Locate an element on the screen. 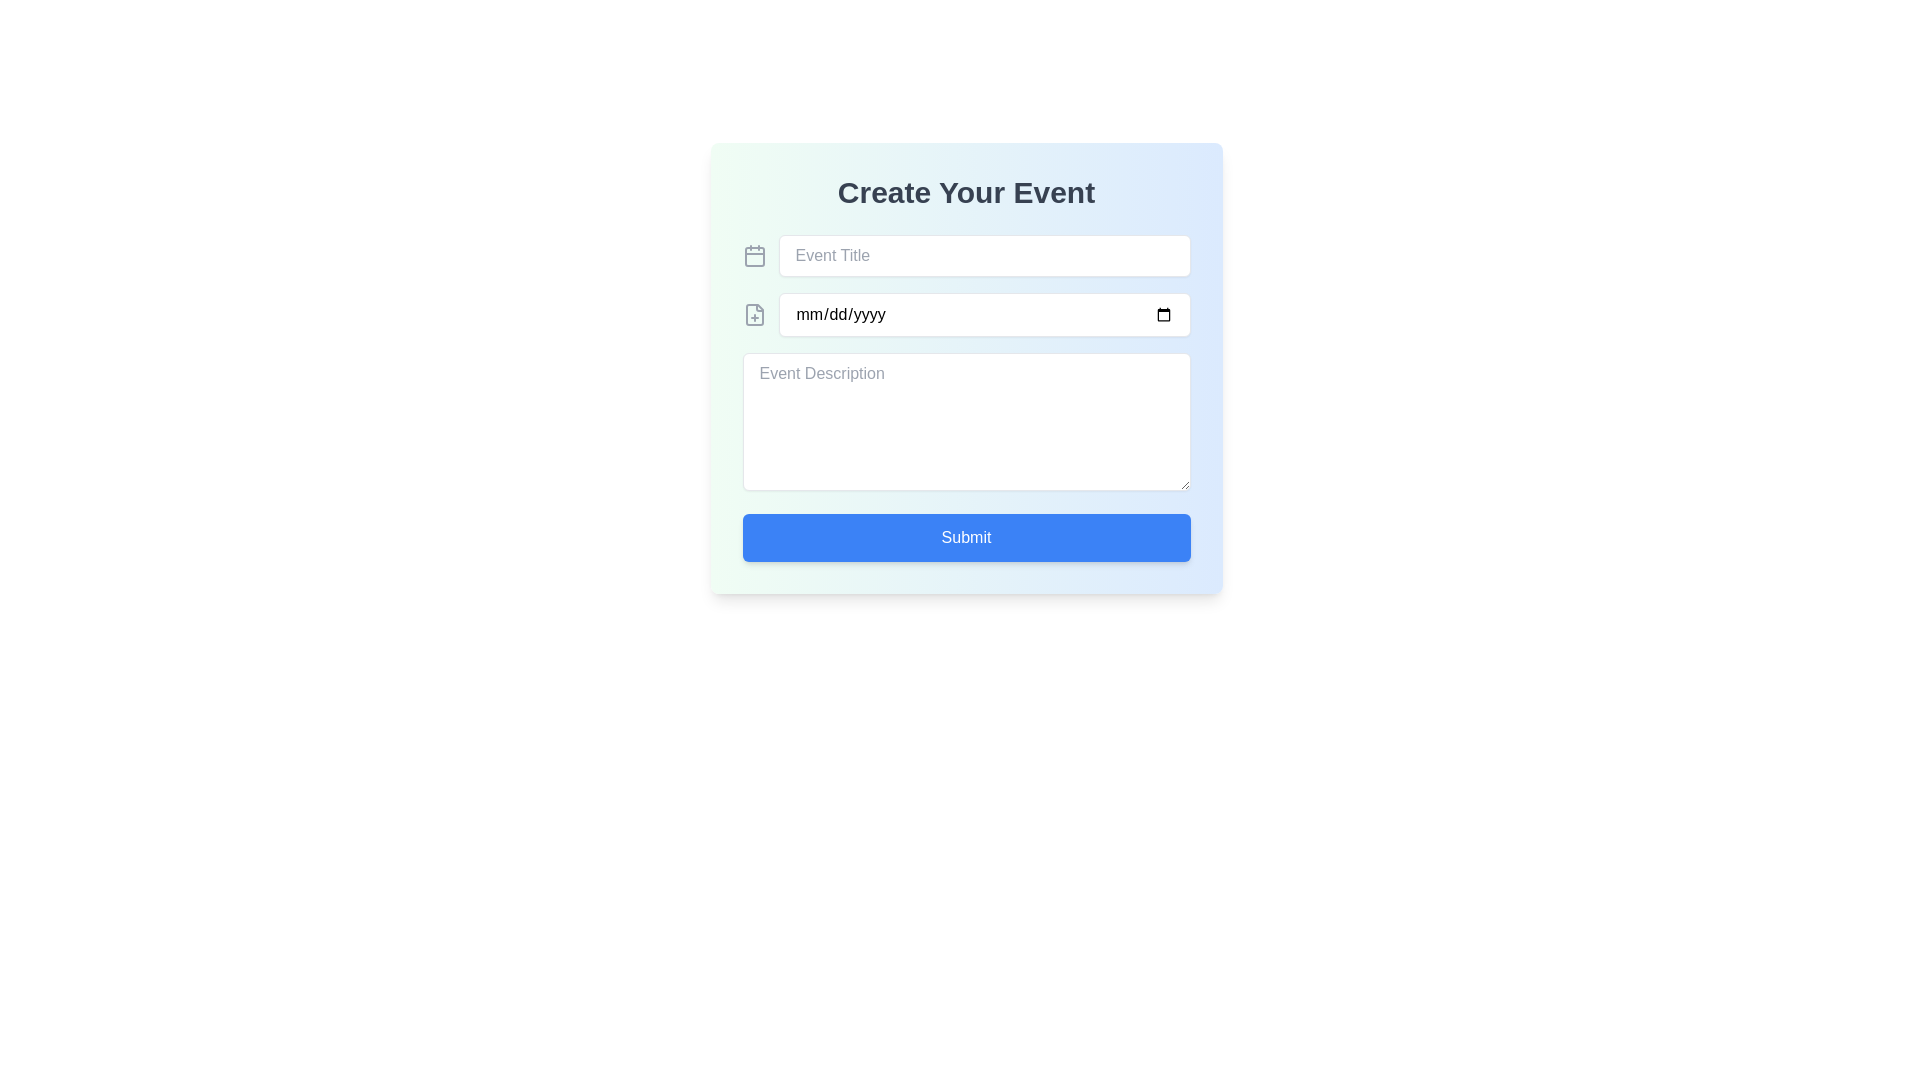 The width and height of the screenshot is (1920, 1080). stylized document icon located to the left of the date input field labeled 'mm/dd/yyyy' for decoration or identifier purposes is located at coordinates (753, 315).